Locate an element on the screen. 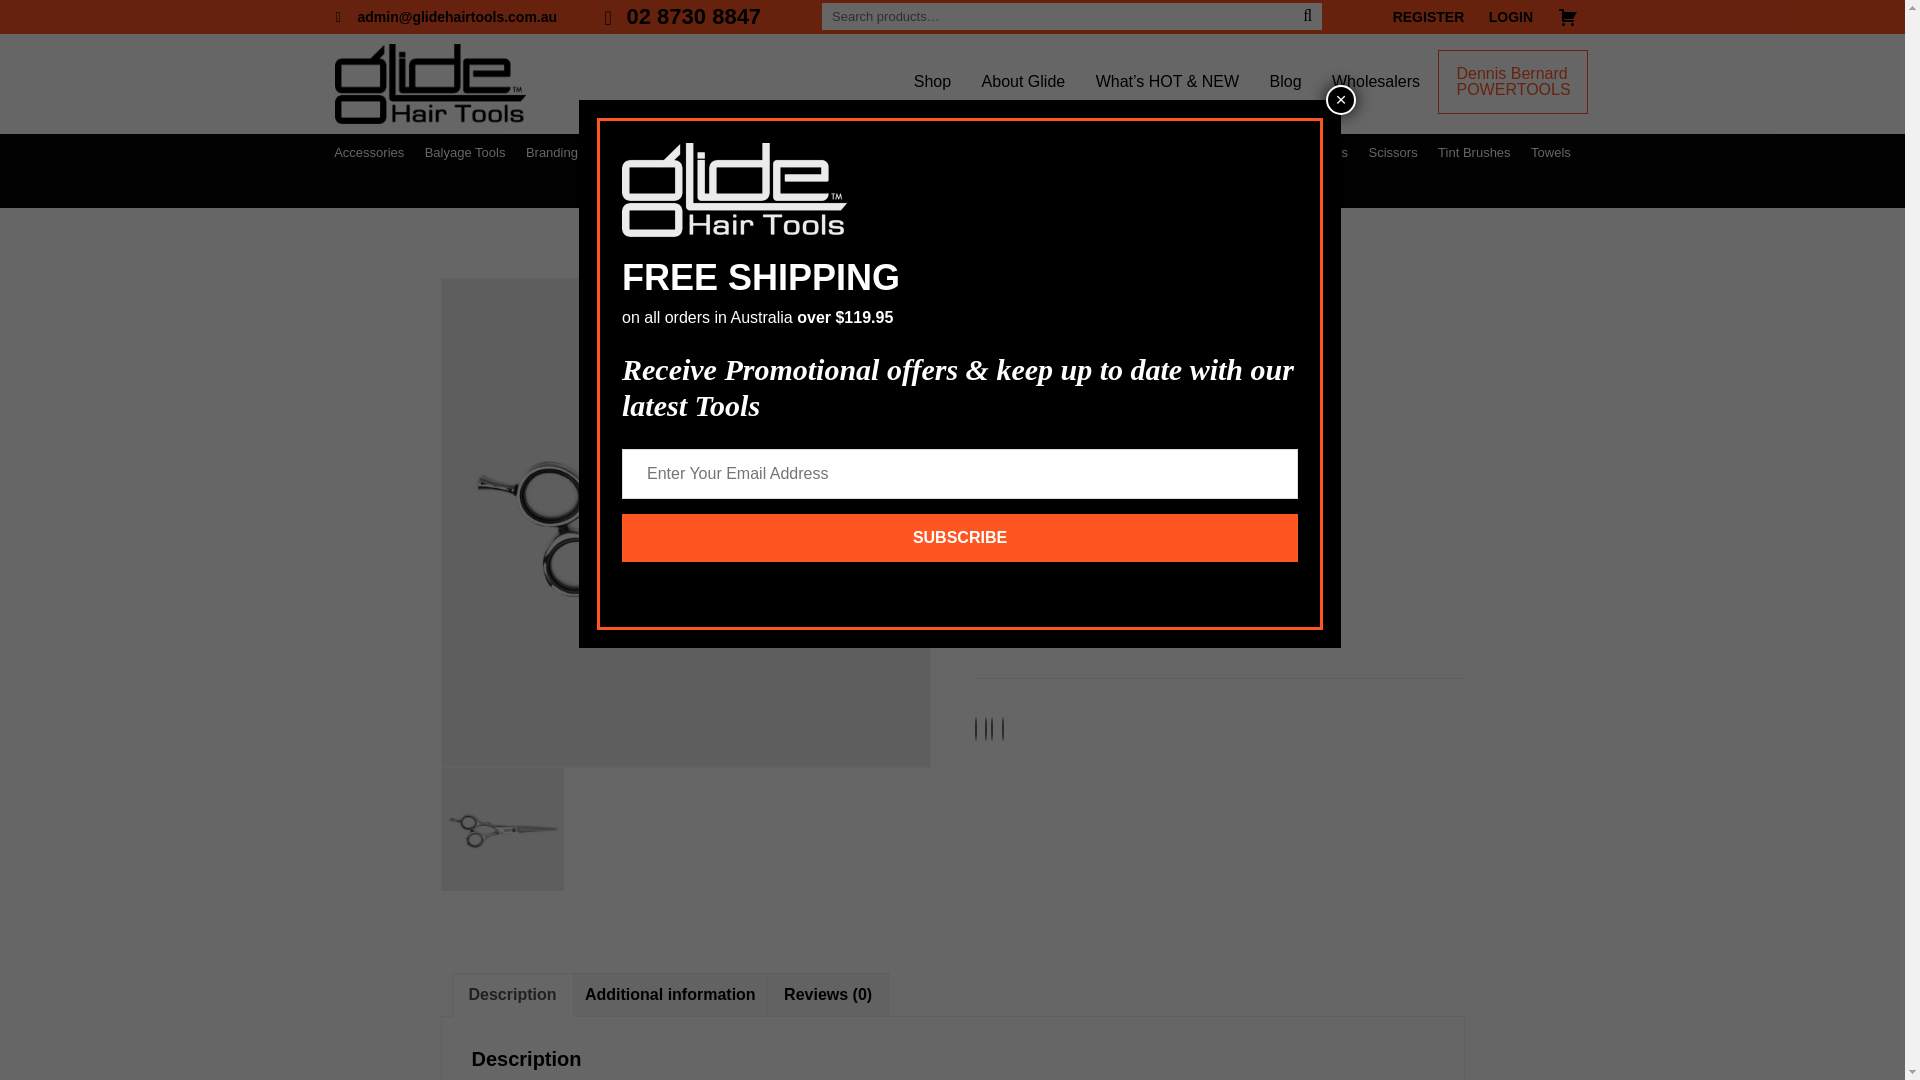 Image resolution: width=1920 pixels, height=1080 pixels. 'About Glide' is located at coordinates (969, 80).